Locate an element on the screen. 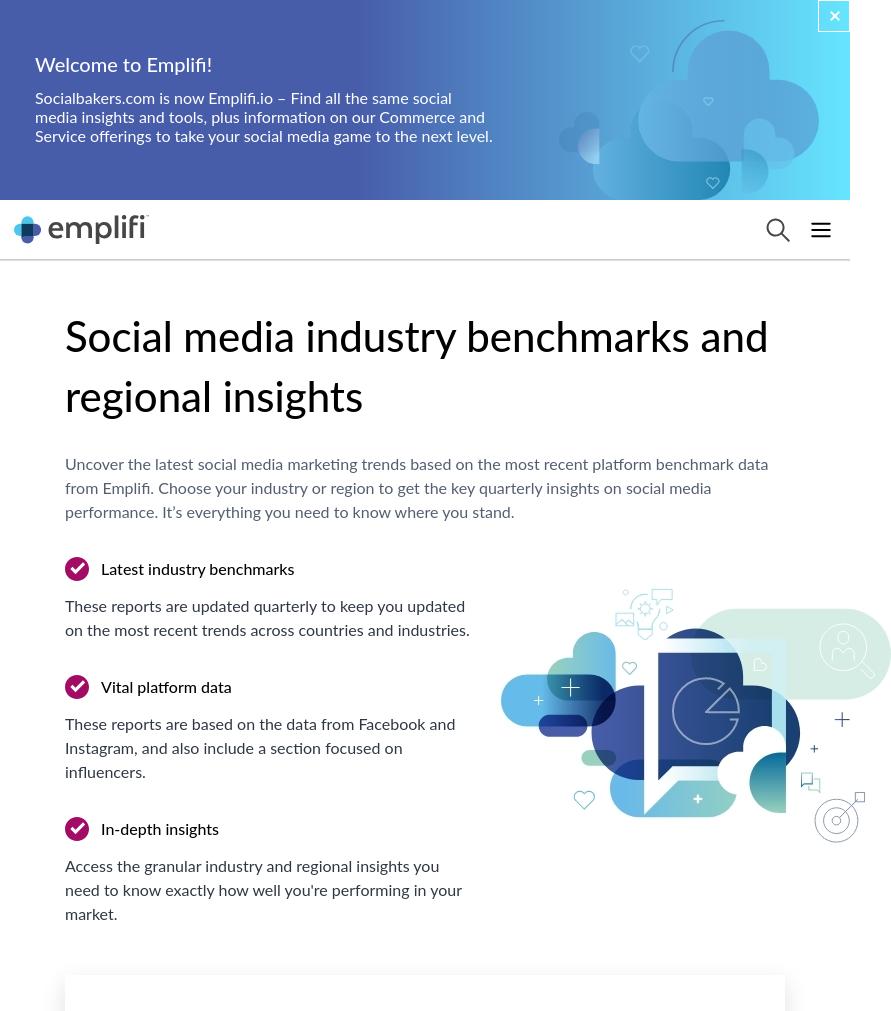  'These reports are updated quarterly to keep you updated on the most recent trends across countries and industries.' is located at coordinates (65, 619).